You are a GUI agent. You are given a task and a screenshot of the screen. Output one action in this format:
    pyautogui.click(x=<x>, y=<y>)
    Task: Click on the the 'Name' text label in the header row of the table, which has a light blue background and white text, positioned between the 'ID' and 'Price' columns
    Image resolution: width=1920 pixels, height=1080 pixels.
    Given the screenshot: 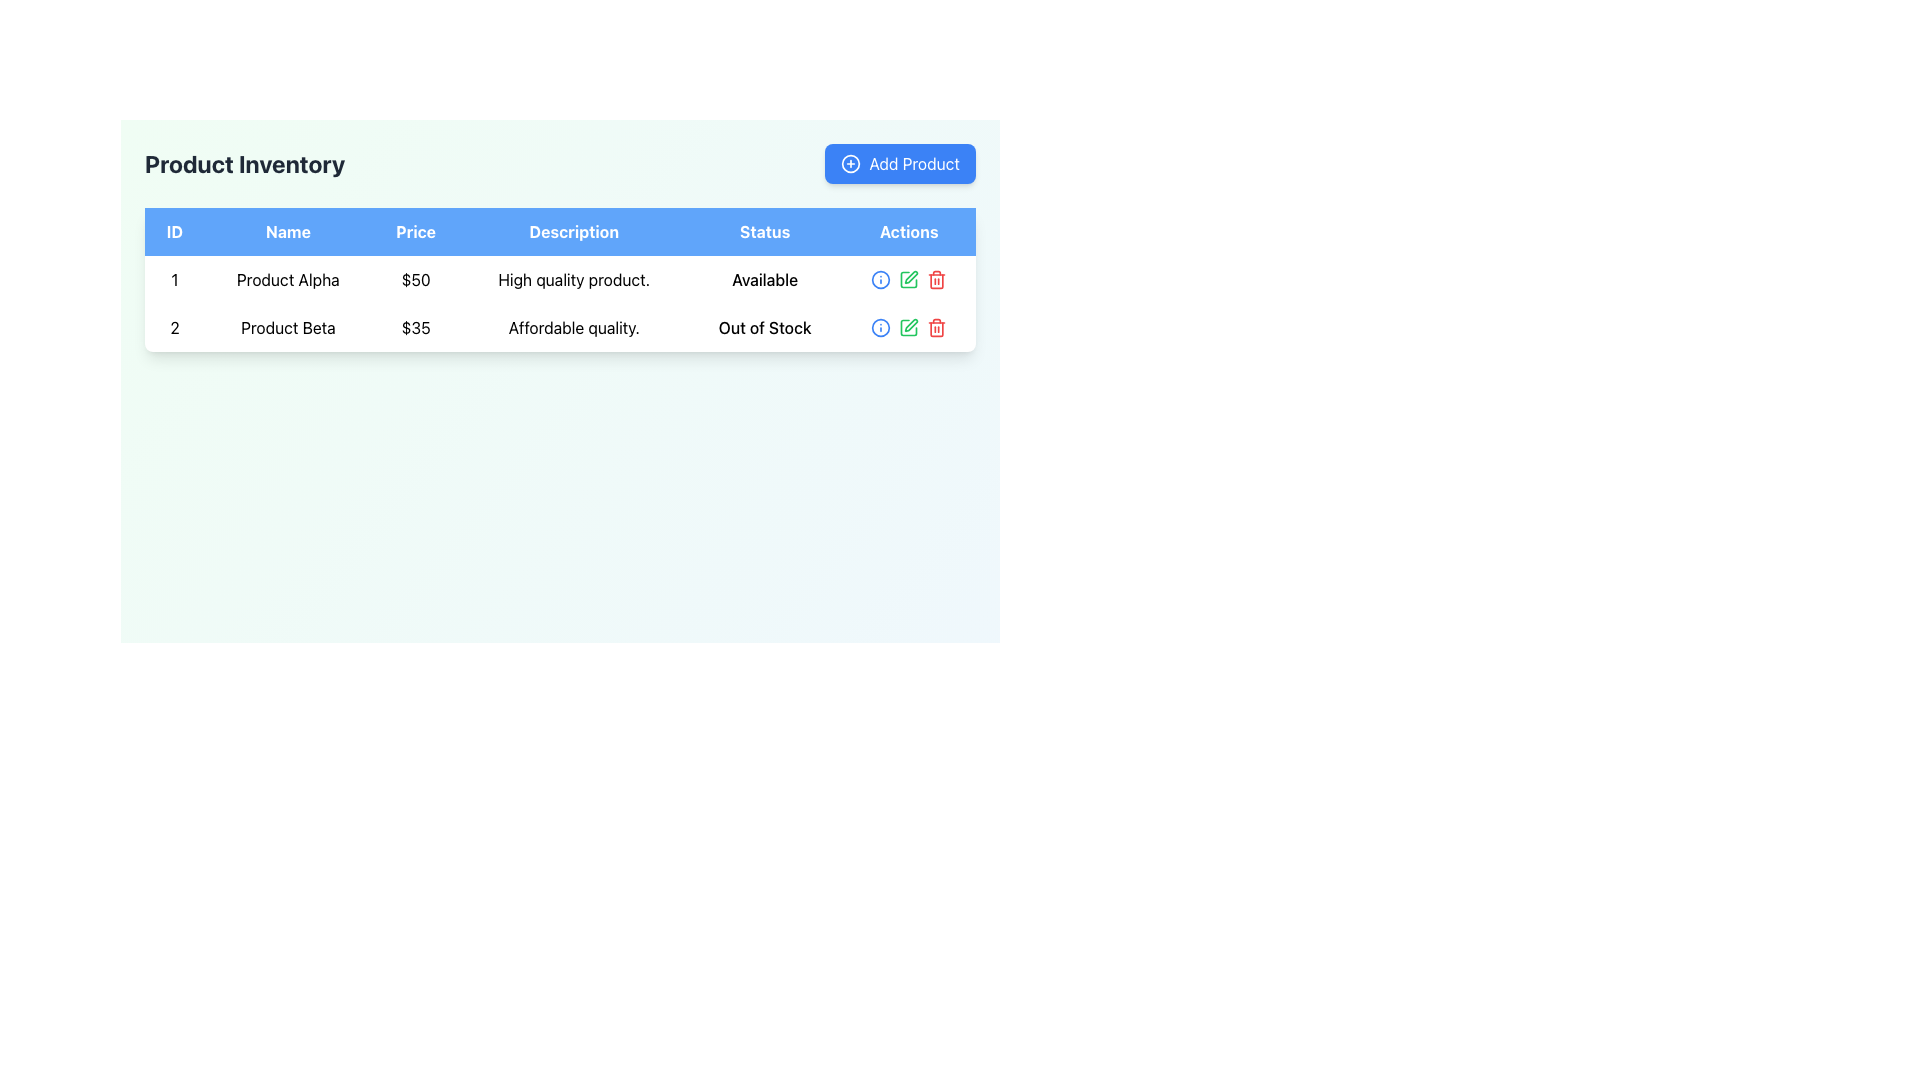 What is the action you would take?
    pyautogui.click(x=287, y=230)
    